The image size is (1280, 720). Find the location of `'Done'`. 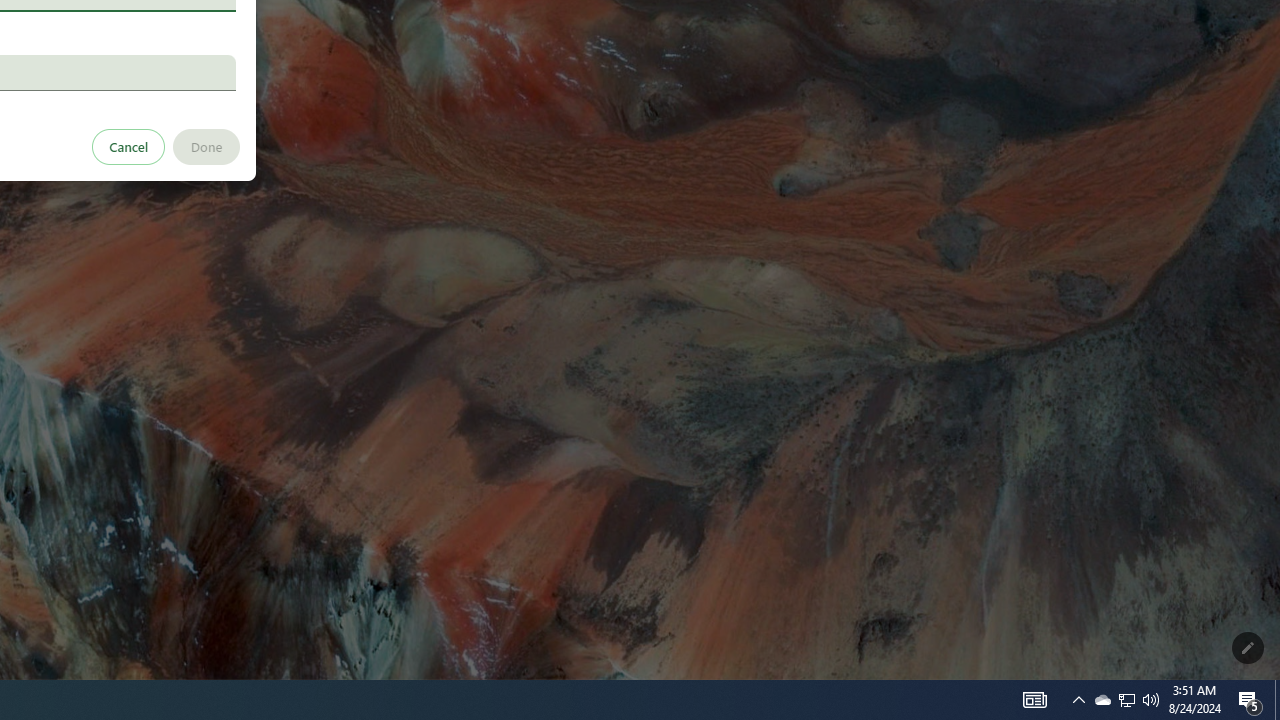

'Done' is located at coordinates (206, 145).